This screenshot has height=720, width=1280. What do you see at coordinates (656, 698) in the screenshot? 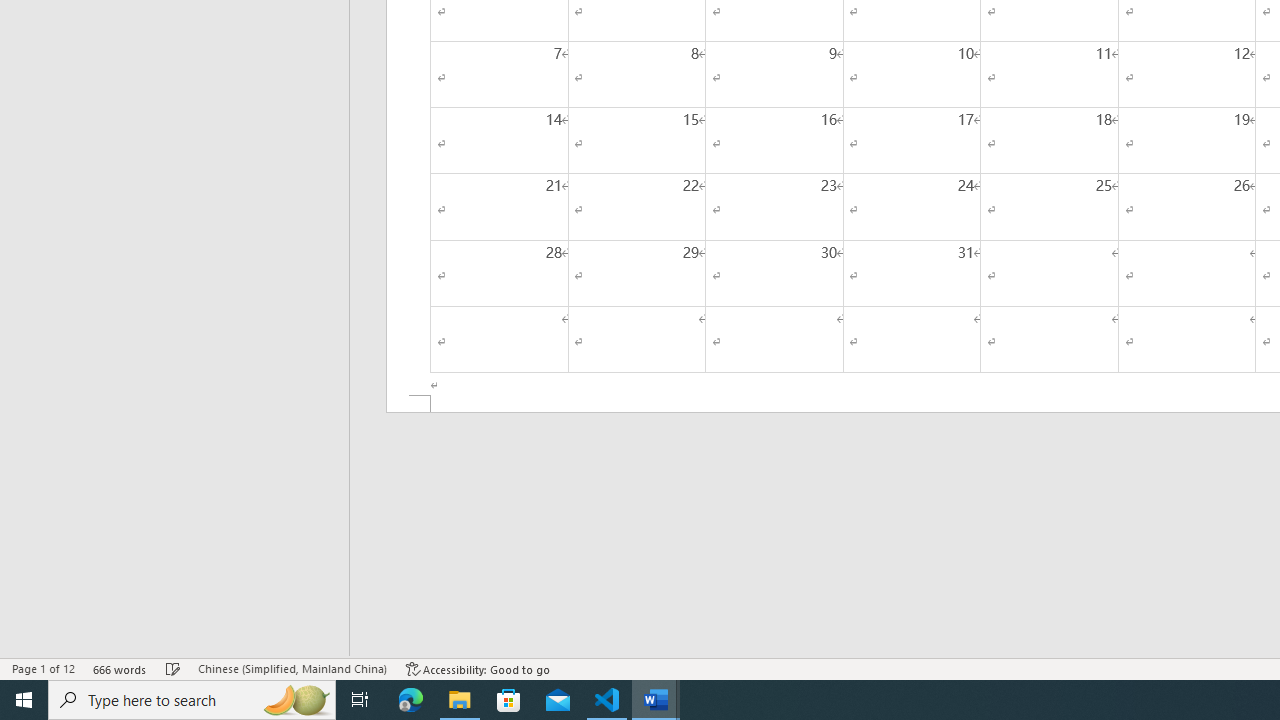
I see `'Word - 2 running windows'` at bounding box center [656, 698].